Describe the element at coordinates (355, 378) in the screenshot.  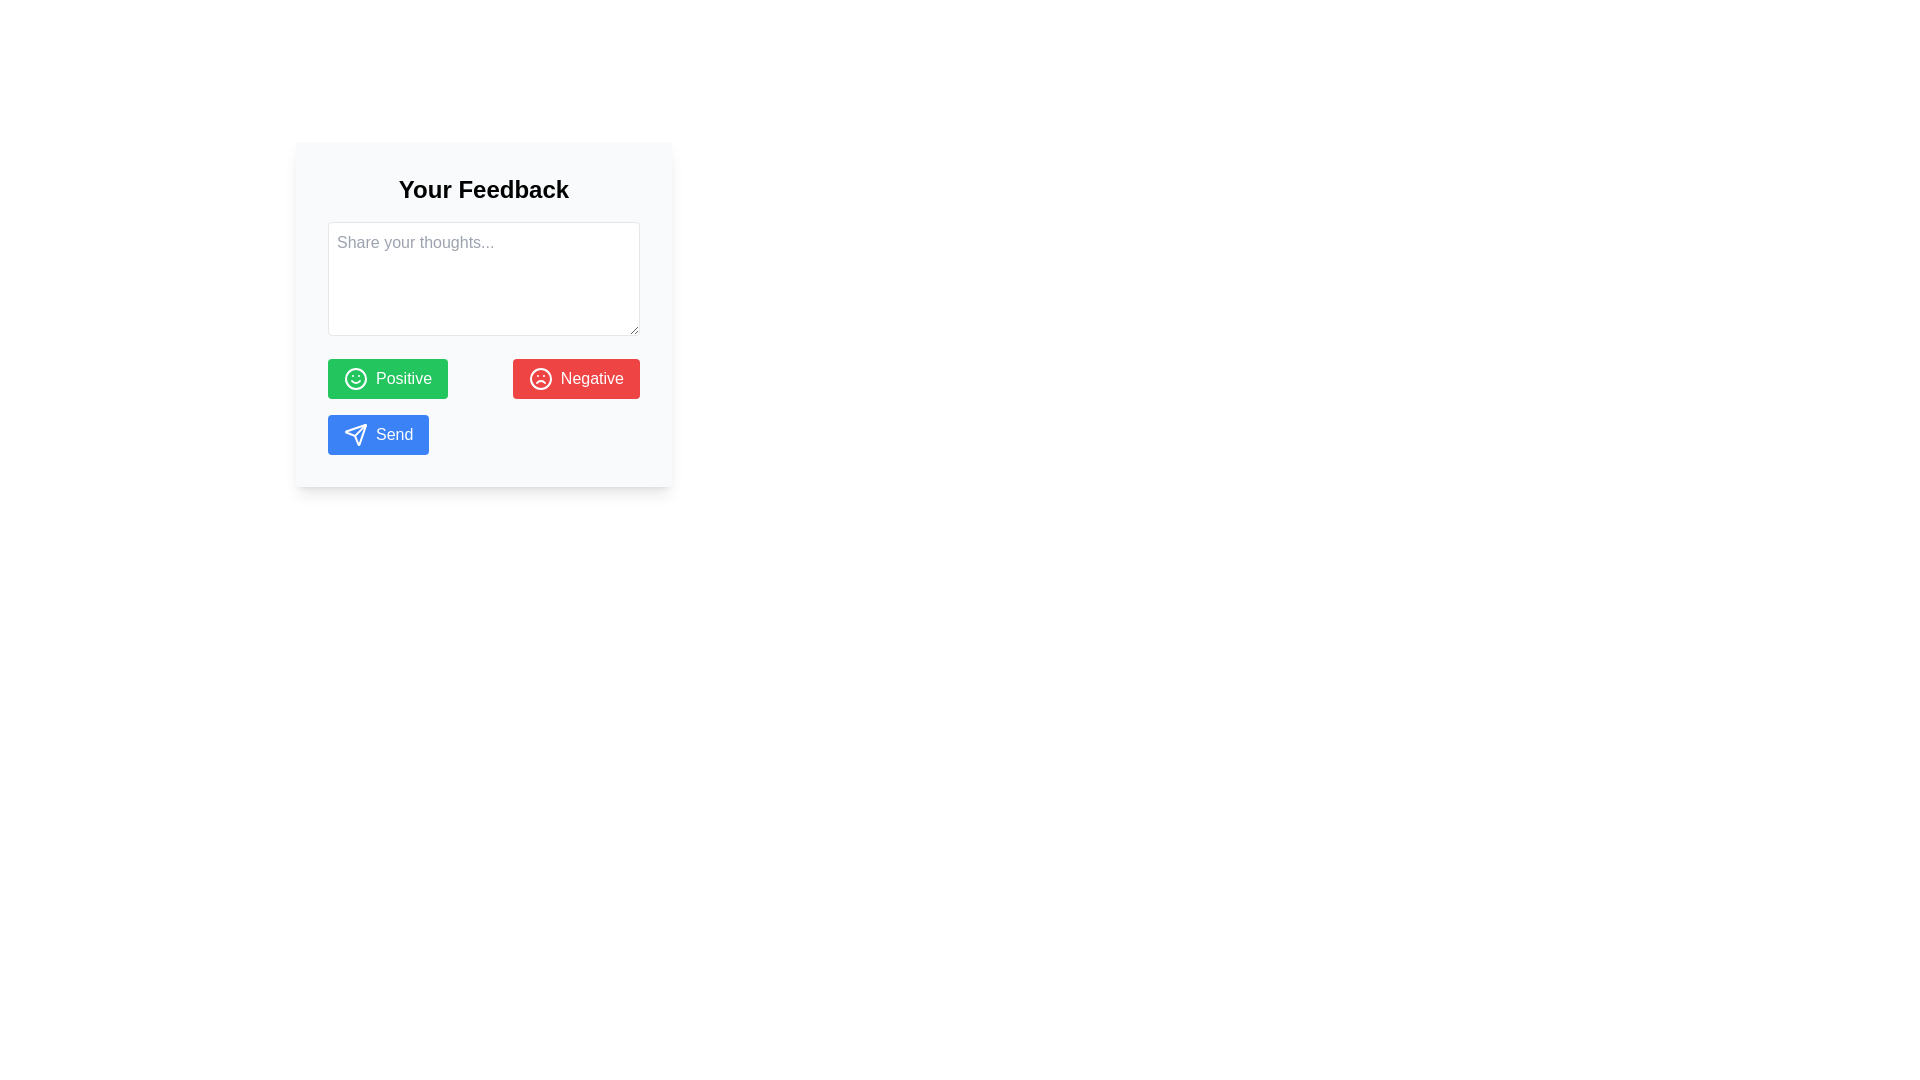
I see `the circular smiley face icon, which is green and located to the left of the green 'Positive' button in the feedback form` at that location.